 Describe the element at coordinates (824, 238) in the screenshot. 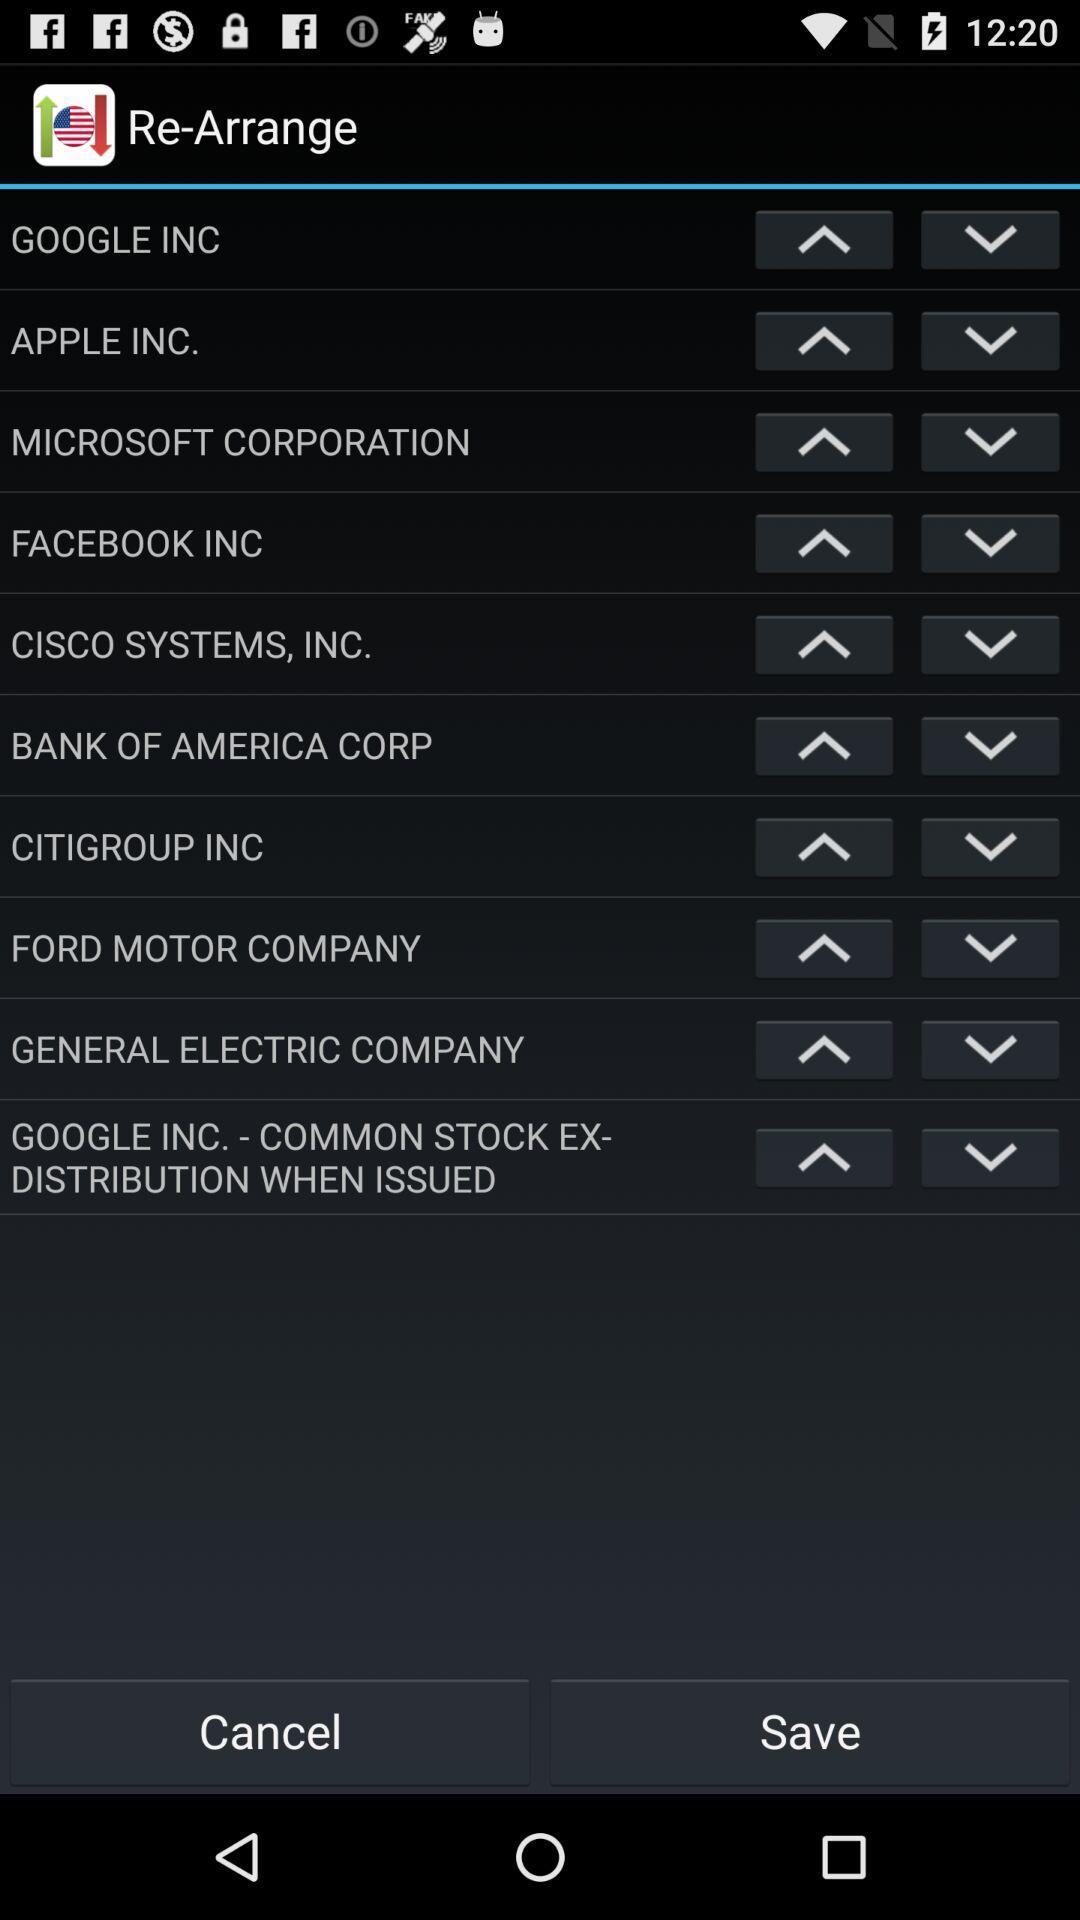

I see `option` at that location.